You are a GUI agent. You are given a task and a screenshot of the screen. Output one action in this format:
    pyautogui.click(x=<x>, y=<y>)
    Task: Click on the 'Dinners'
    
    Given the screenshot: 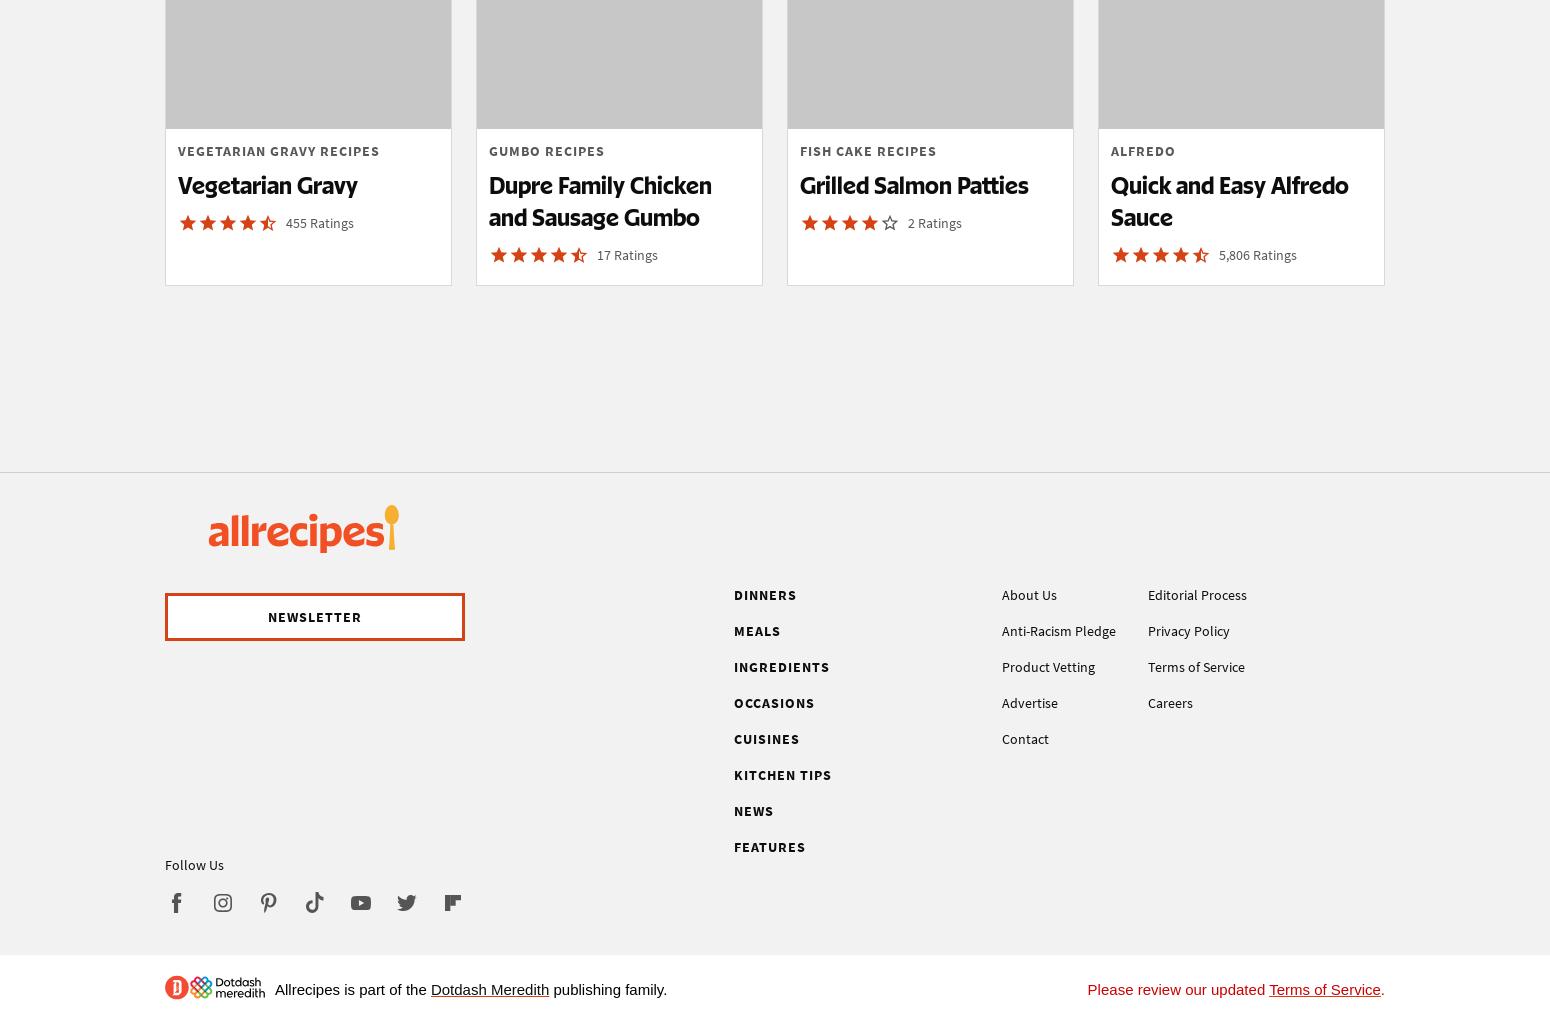 What is the action you would take?
    pyautogui.click(x=764, y=595)
    